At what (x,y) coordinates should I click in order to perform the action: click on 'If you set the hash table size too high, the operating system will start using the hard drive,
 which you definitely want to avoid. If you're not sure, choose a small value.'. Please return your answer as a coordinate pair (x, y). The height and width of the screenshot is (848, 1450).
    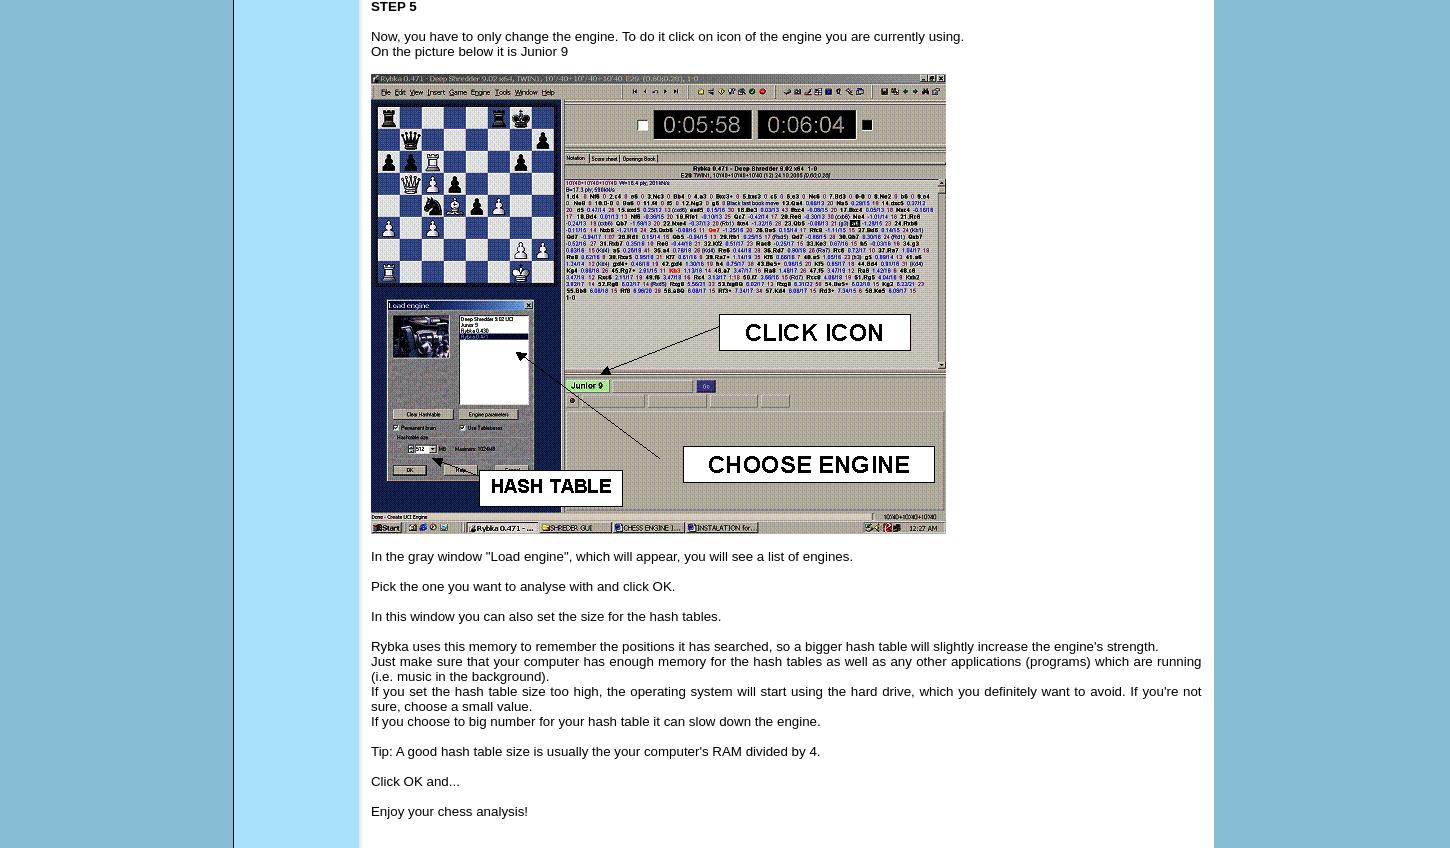
    Looking at the image, I should click on (785, 699).